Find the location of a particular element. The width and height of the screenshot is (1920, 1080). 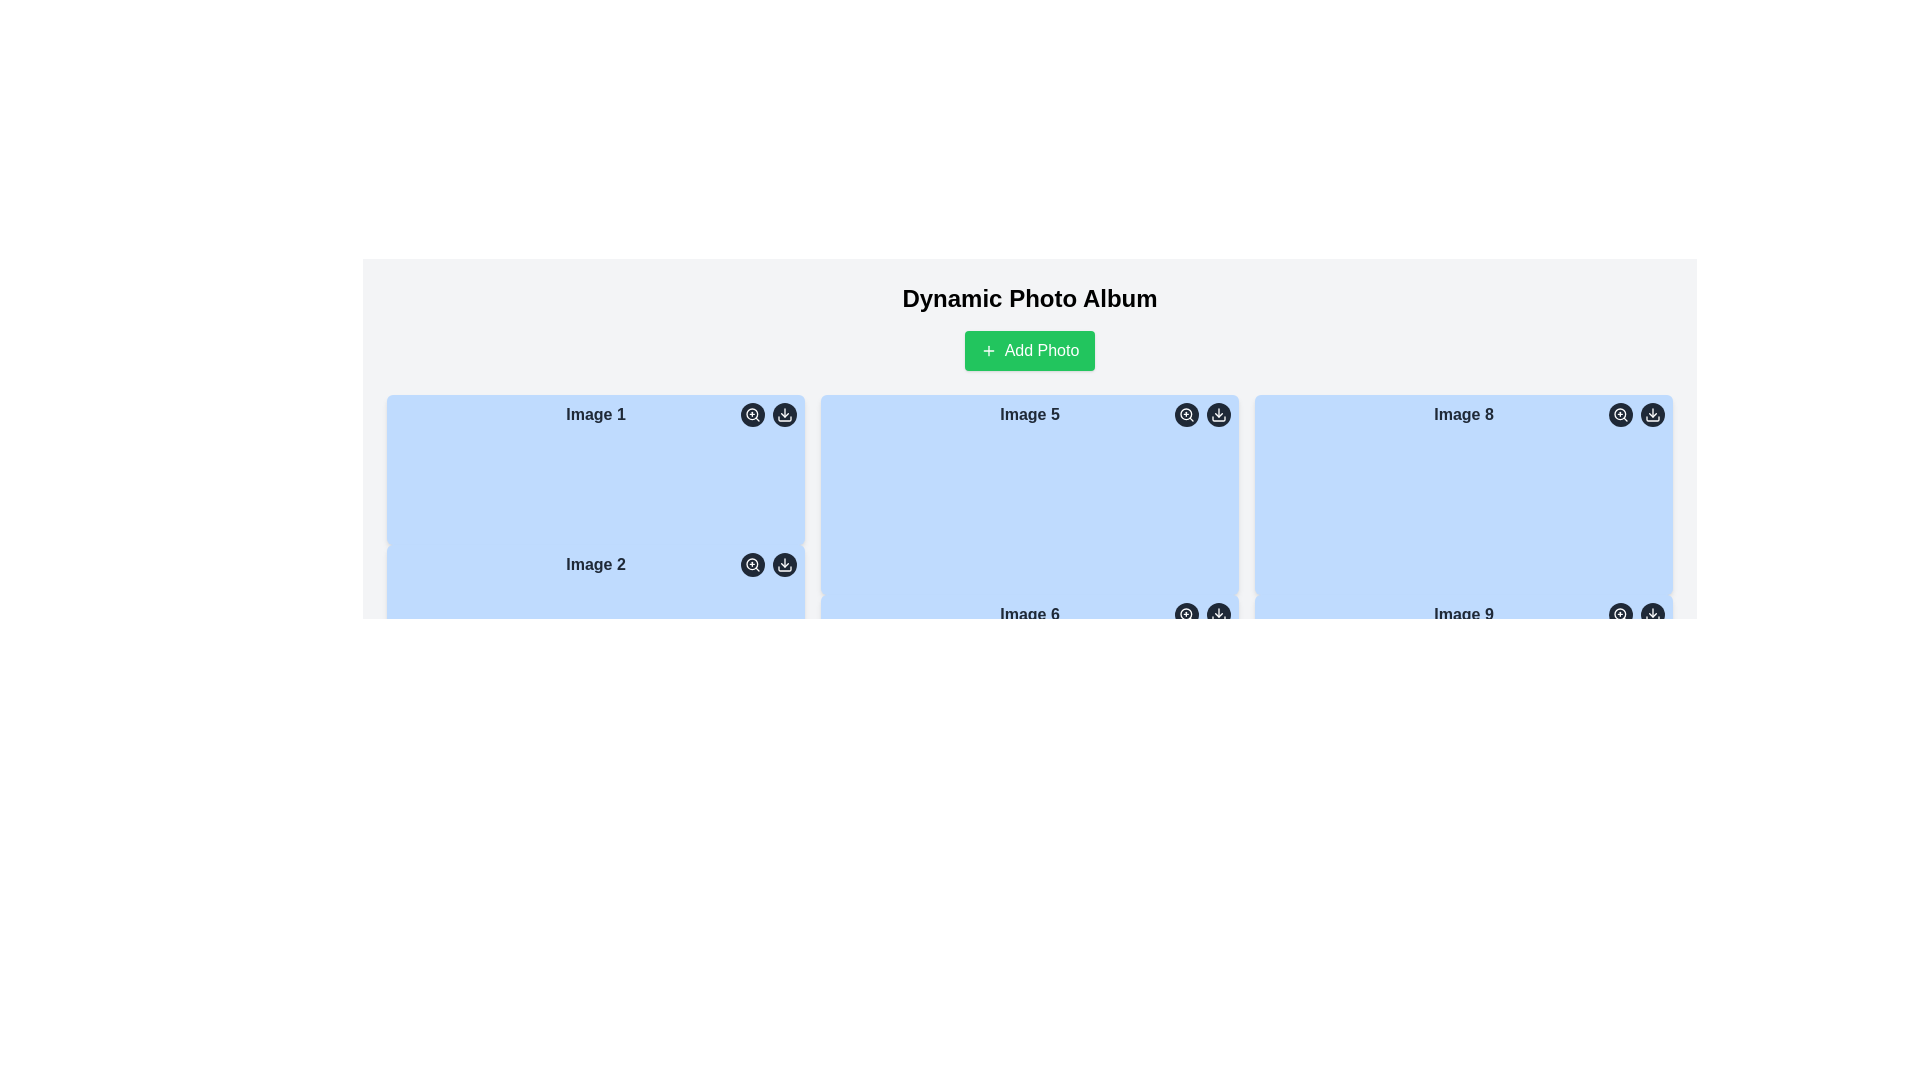

the circular button with a gray background and a white downward arrow icon located in the top-right corner of the blue card labeled 'Image 6' is located at coordinates (1218, 613).